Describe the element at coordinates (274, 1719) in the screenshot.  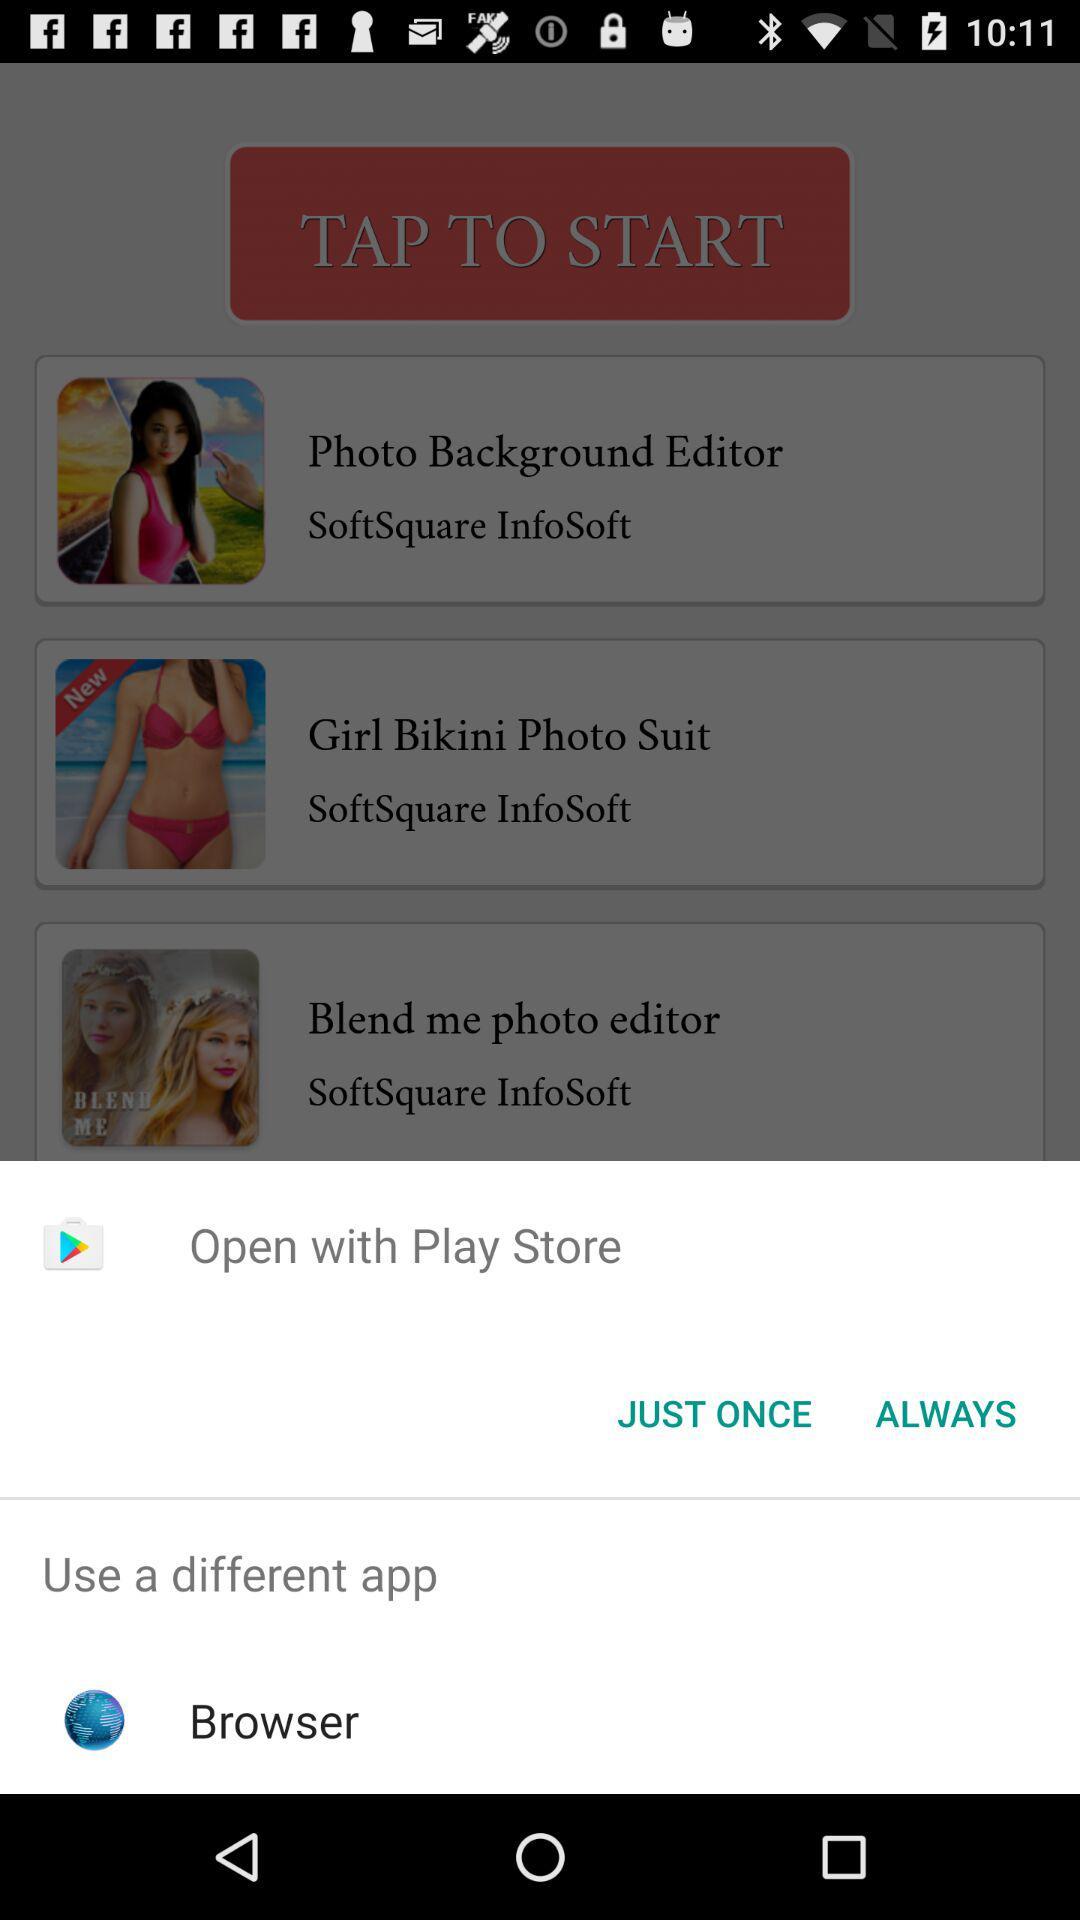
I see `the browser item` at that location.